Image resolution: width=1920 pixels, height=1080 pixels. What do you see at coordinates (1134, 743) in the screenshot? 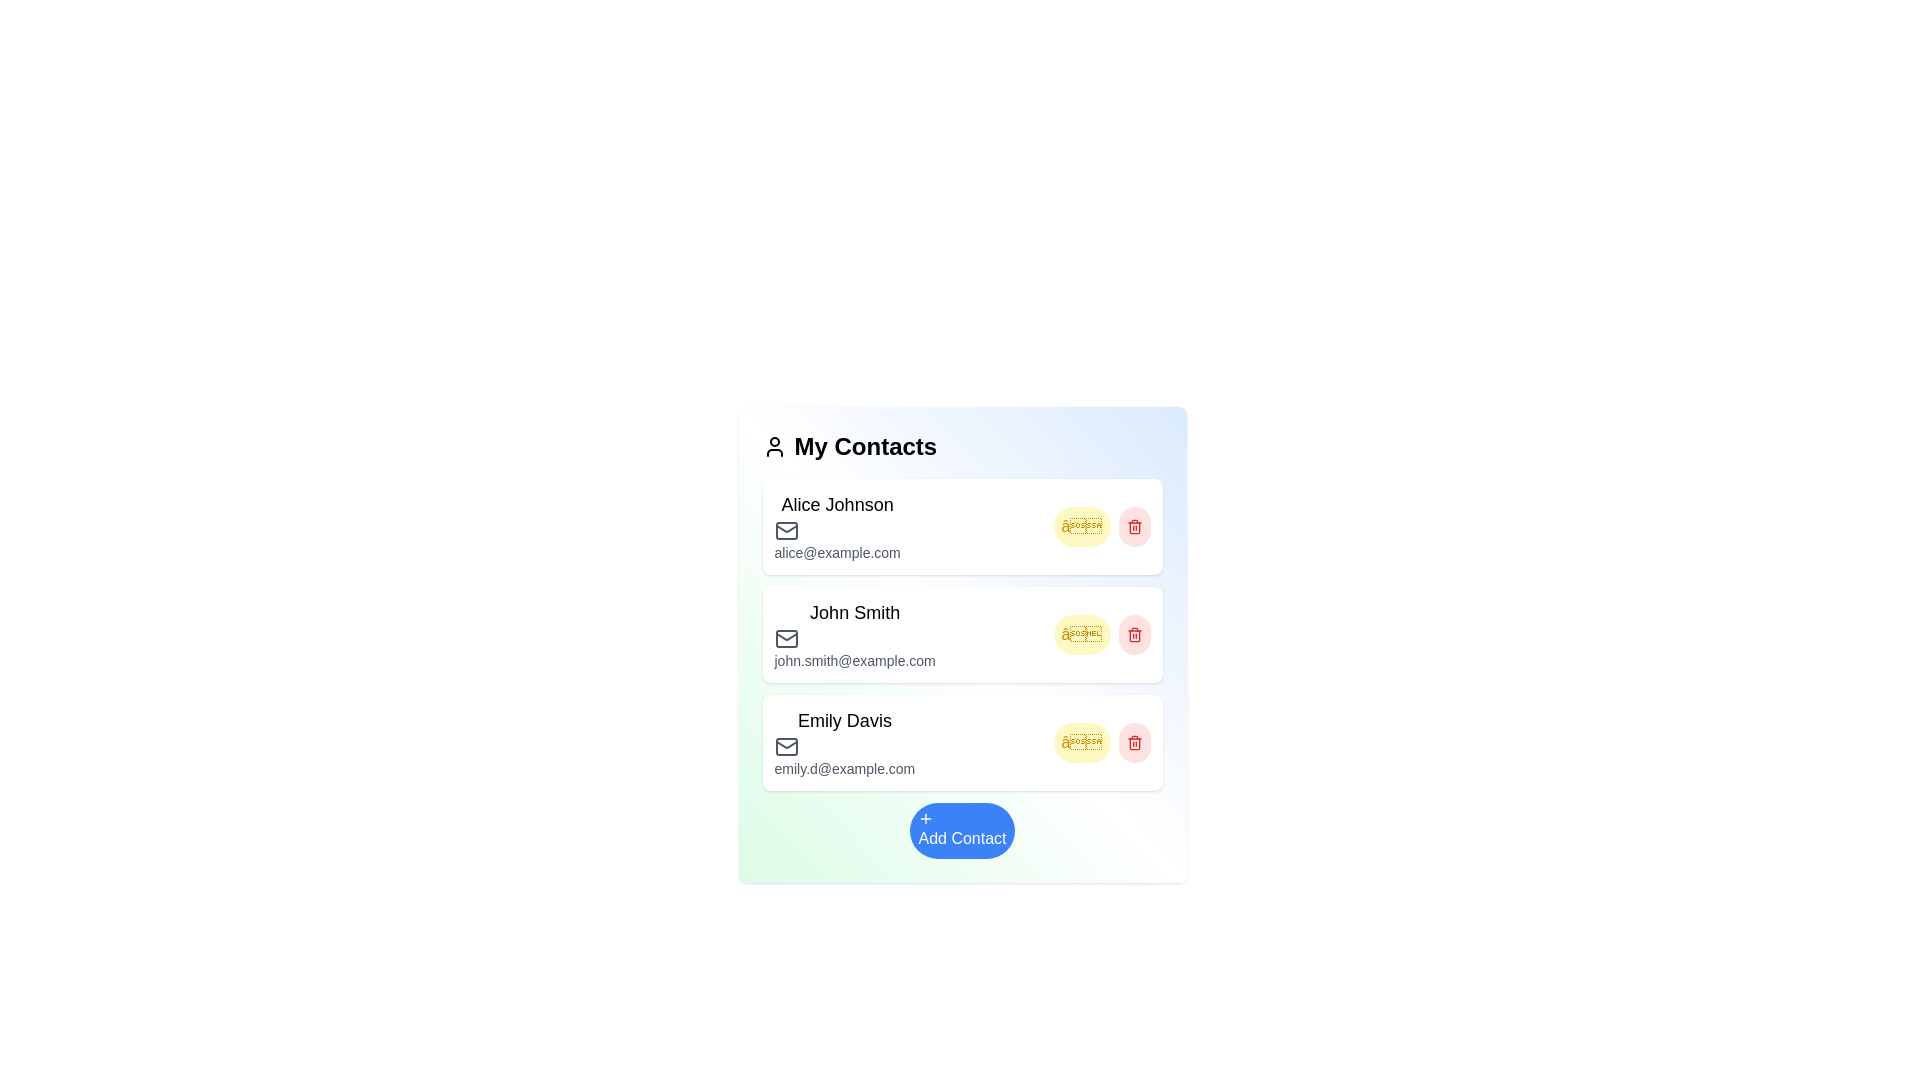
I see `the delete button for the contact Emily Davis` at bounding box center [1134, 743].